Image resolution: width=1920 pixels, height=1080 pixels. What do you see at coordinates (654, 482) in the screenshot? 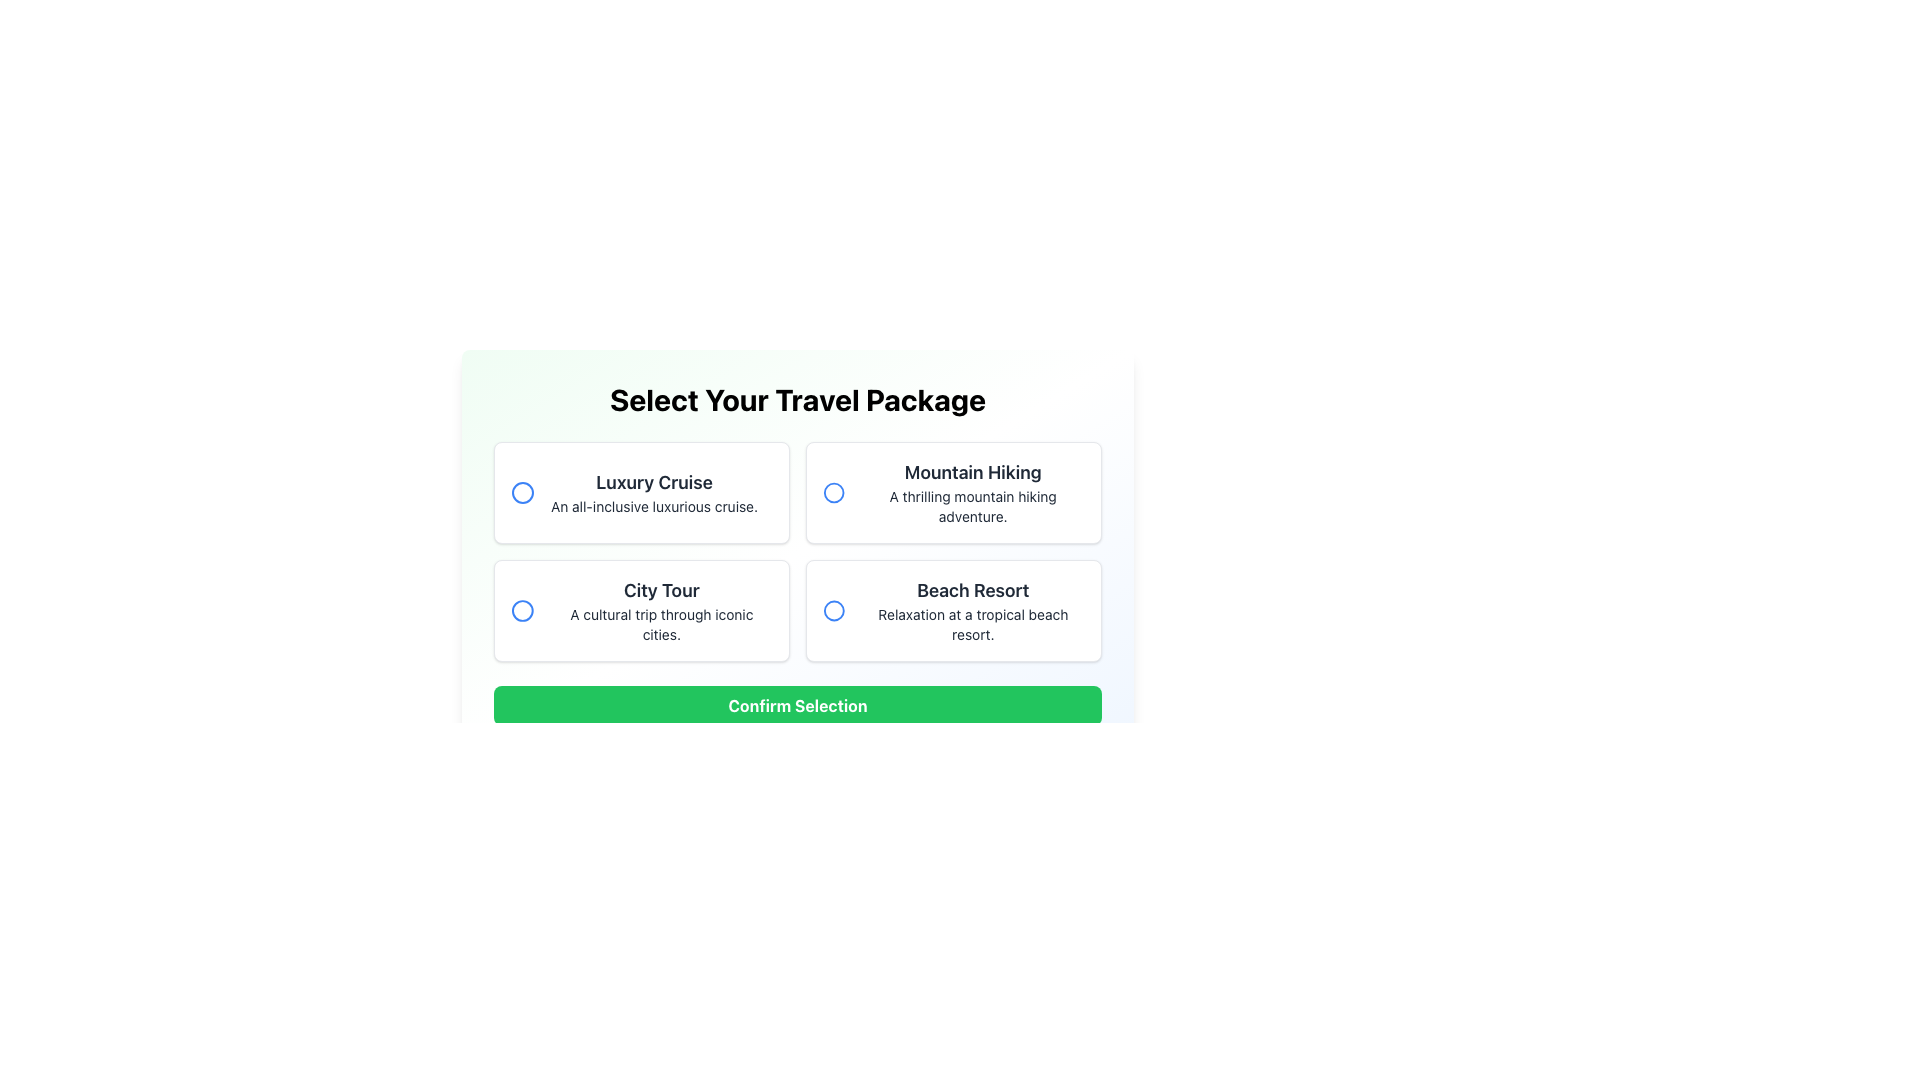
I see `the title text element for the 'Luxury Cruise' travel package option, which serves as a heading within the selection interface` at bounding box center [654, 482].